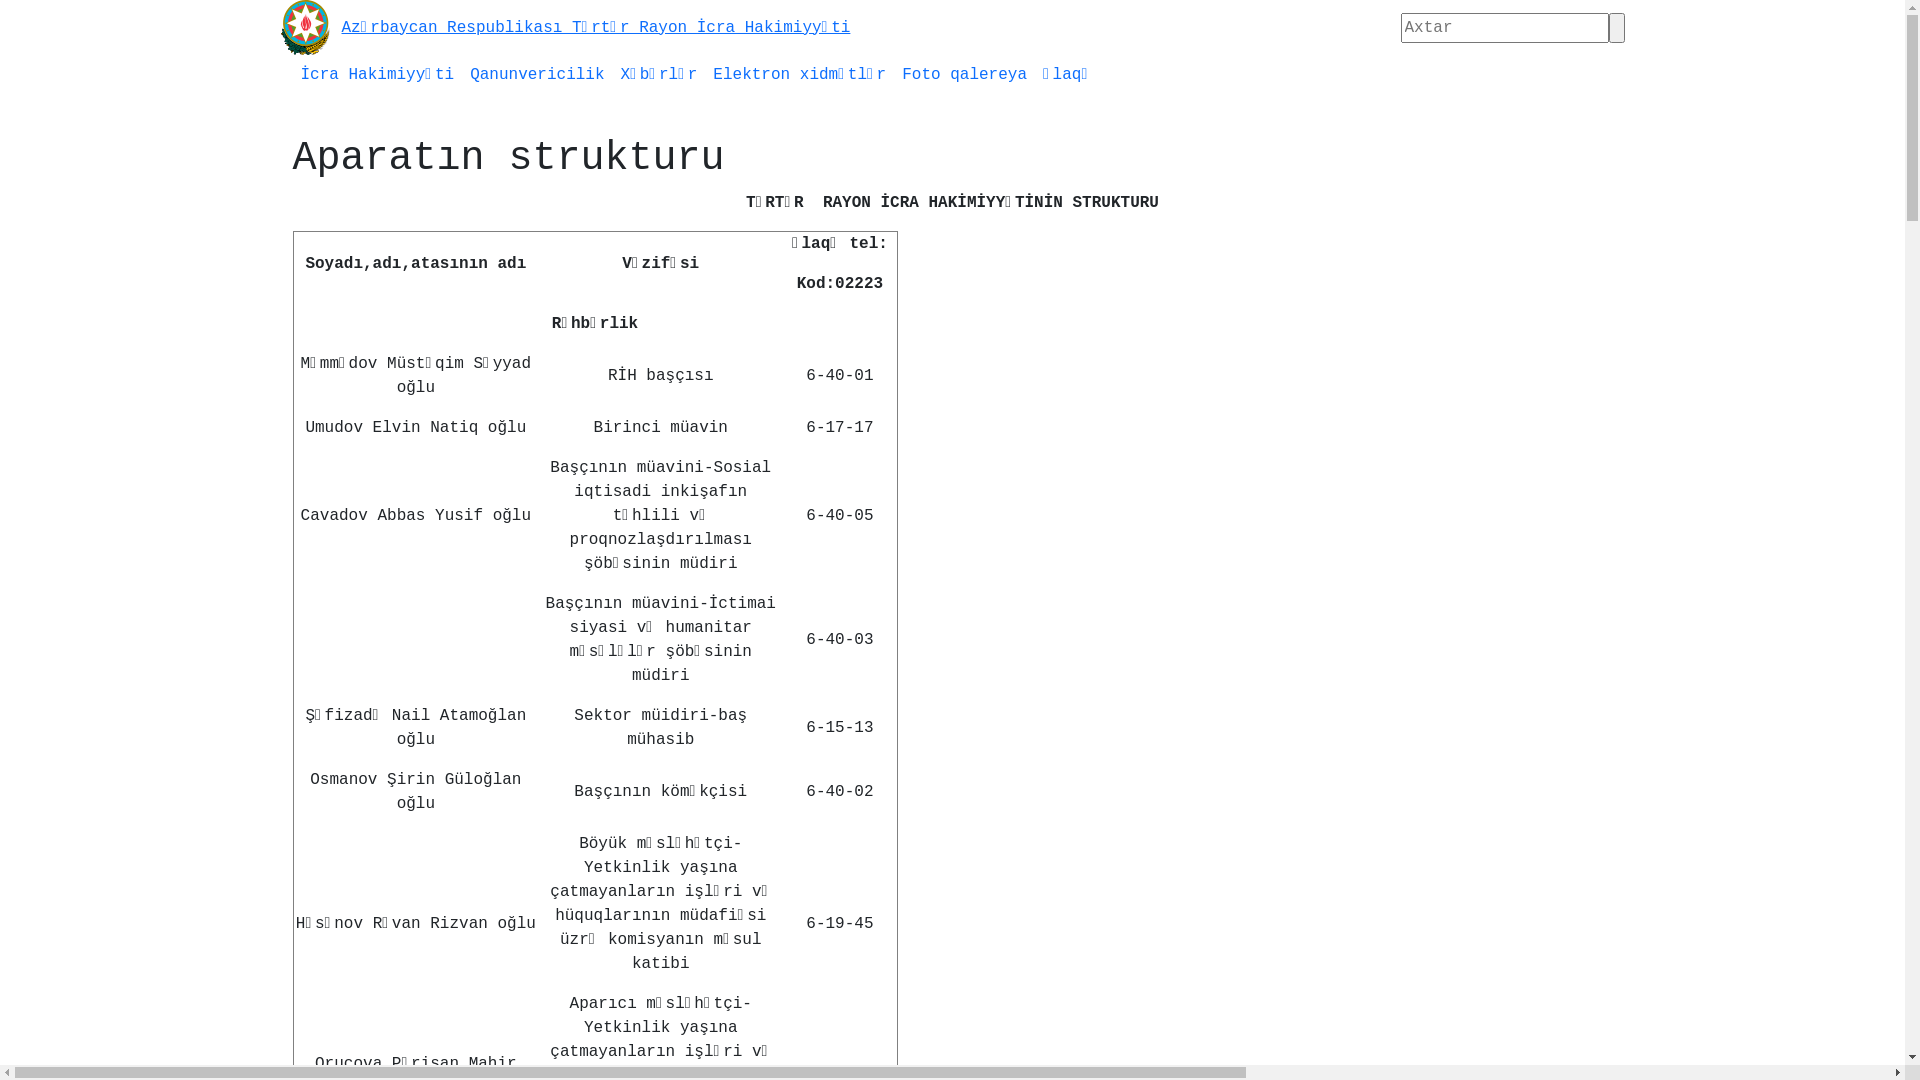 The width and height of the screenshot is (1920, 1080). Describe the element at coordinates (892, 73) in the screenshot. I see `'Foto qalereya'` at that location.